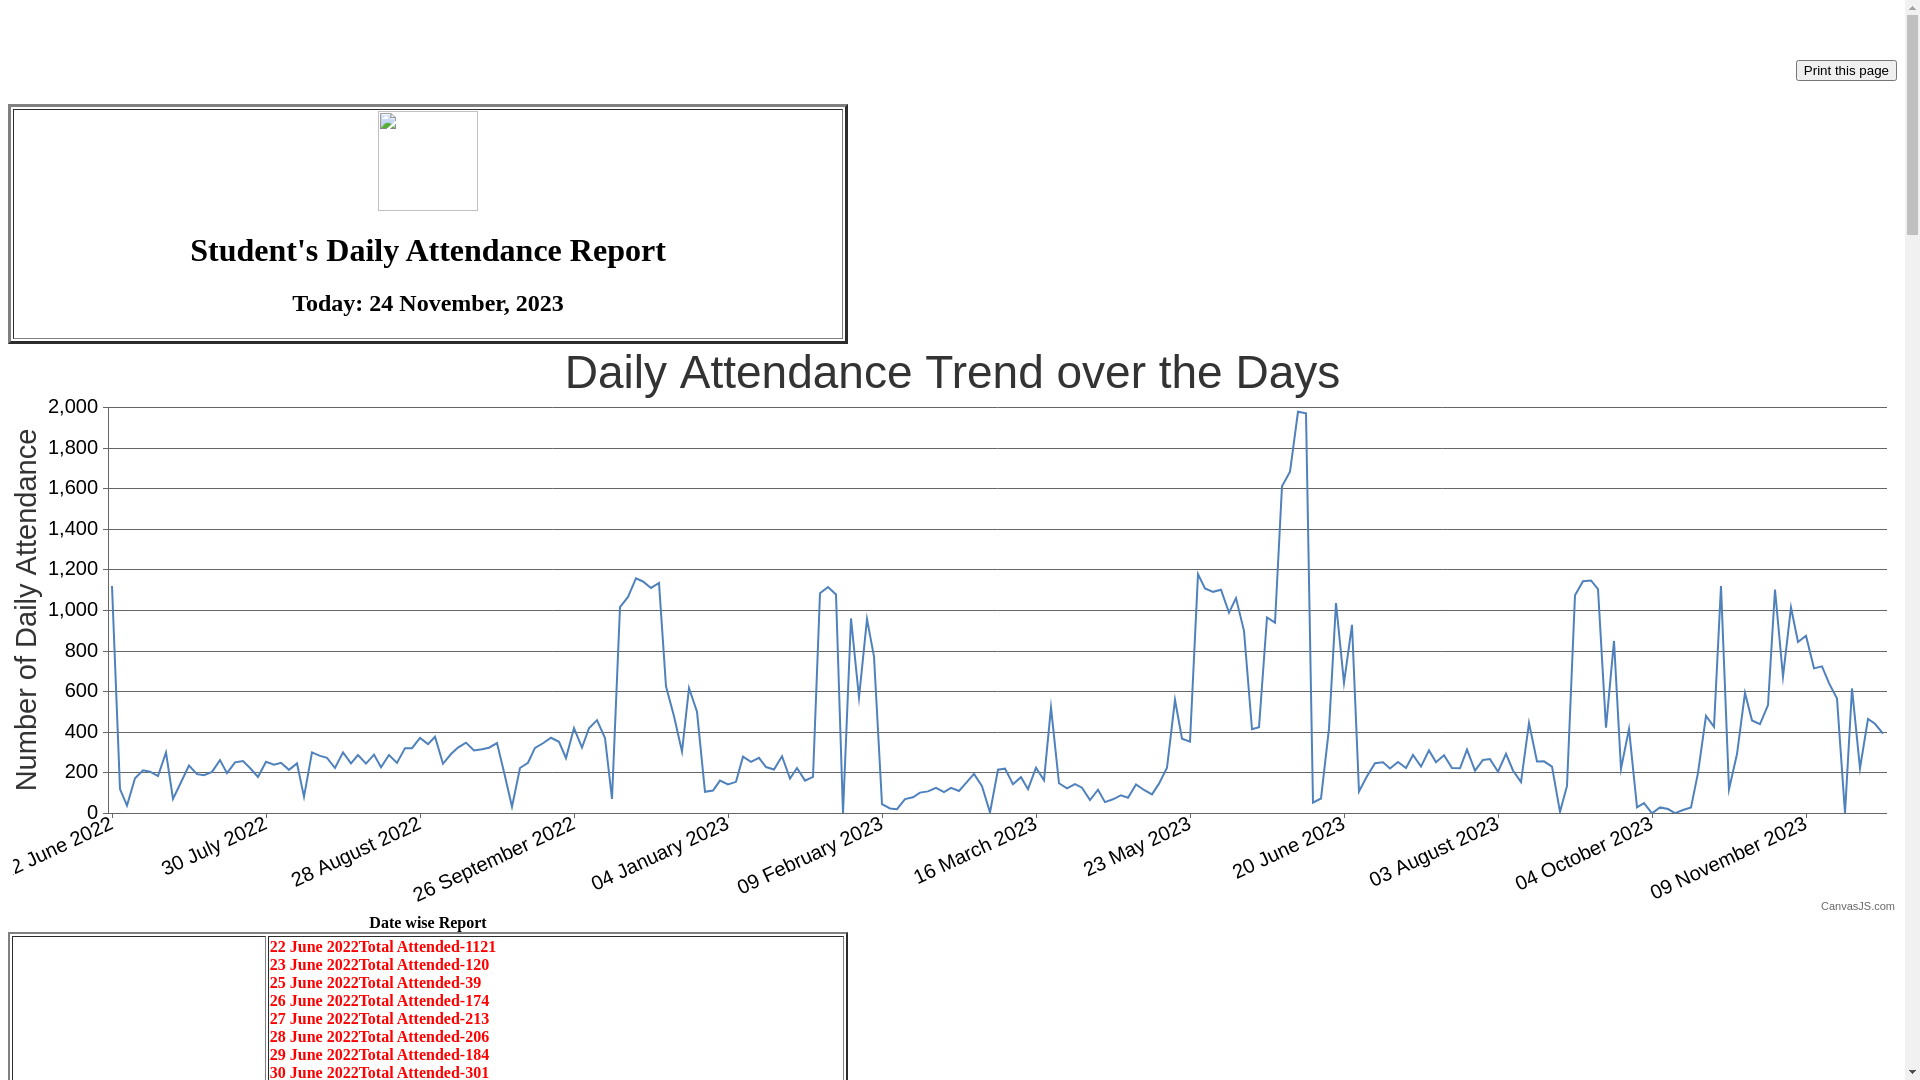 The width and height of the screenshot is (1920, 1080). Describe the element at coordinates (1820, 906) in the screenshot. I see `'CanvasJS.com'` at that location.